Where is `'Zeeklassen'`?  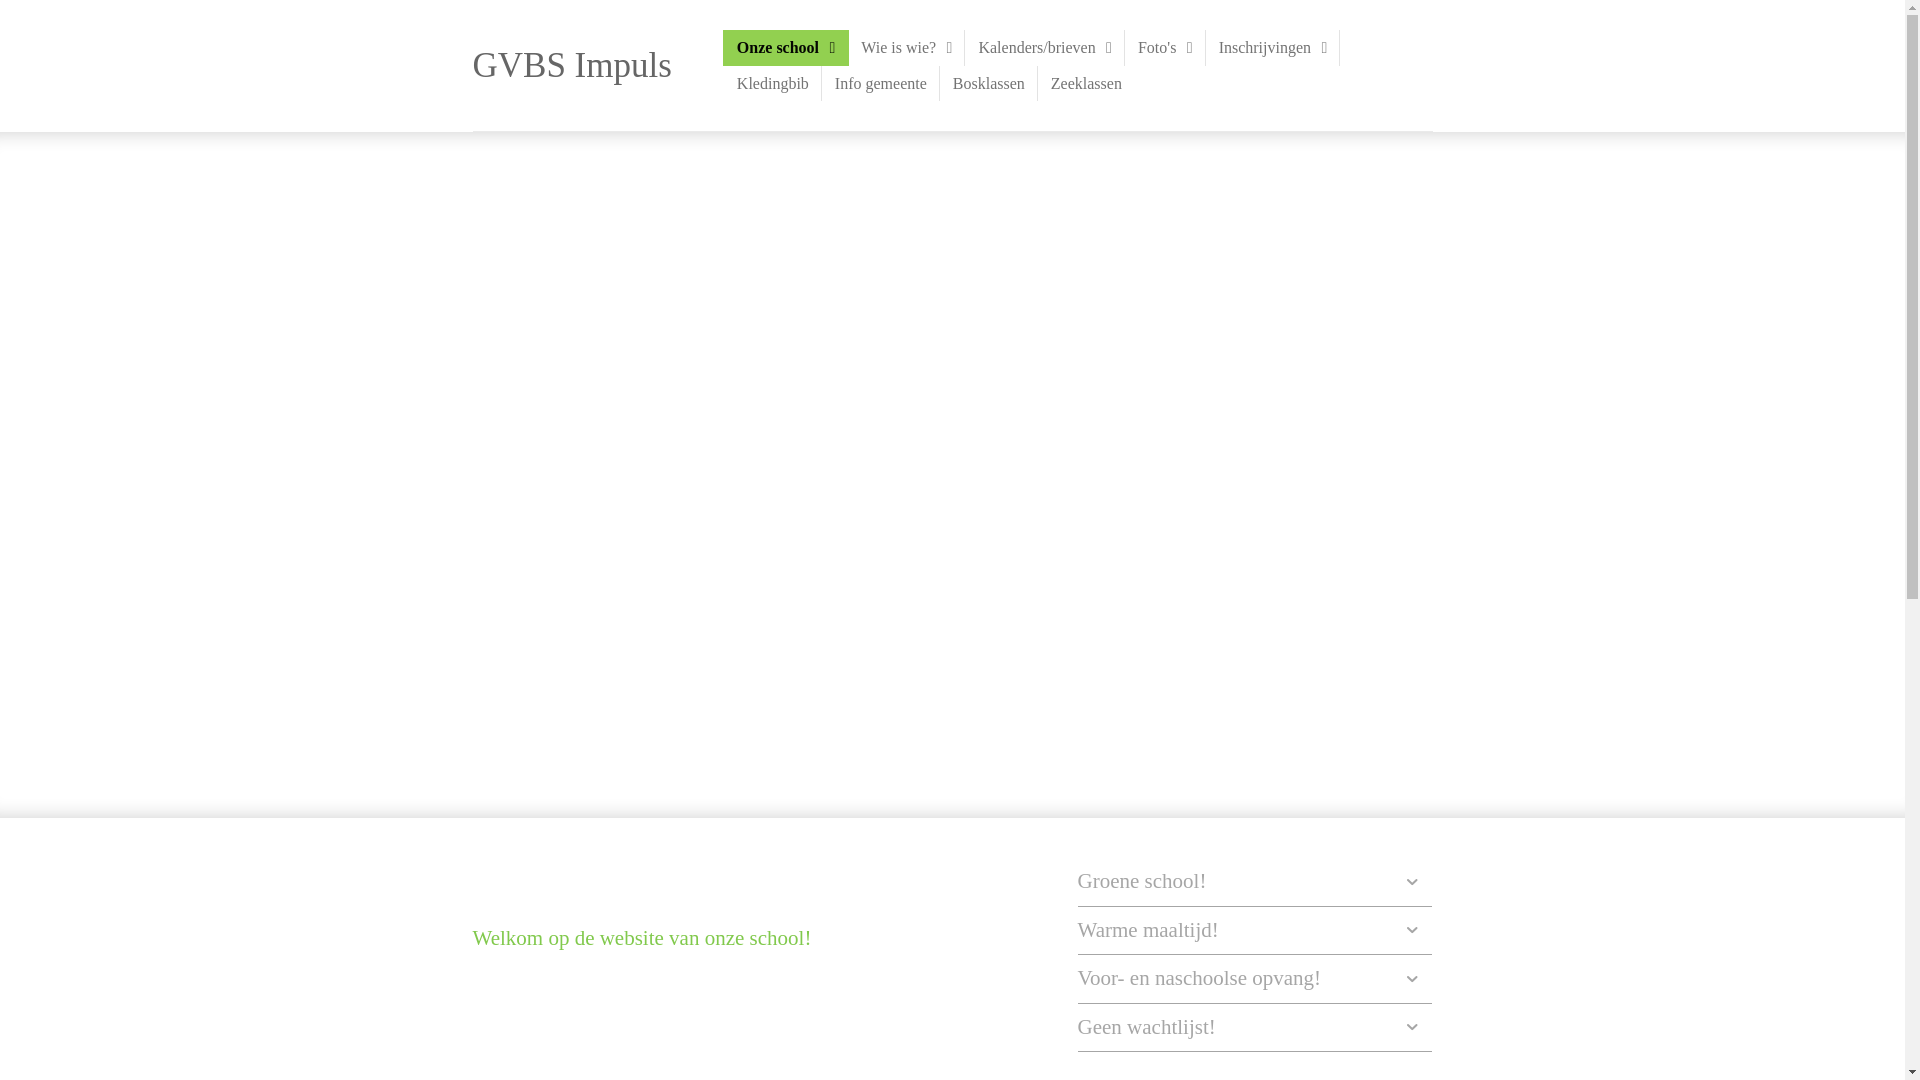 'Zeeklassen' is located at coordinates (1085, 83).